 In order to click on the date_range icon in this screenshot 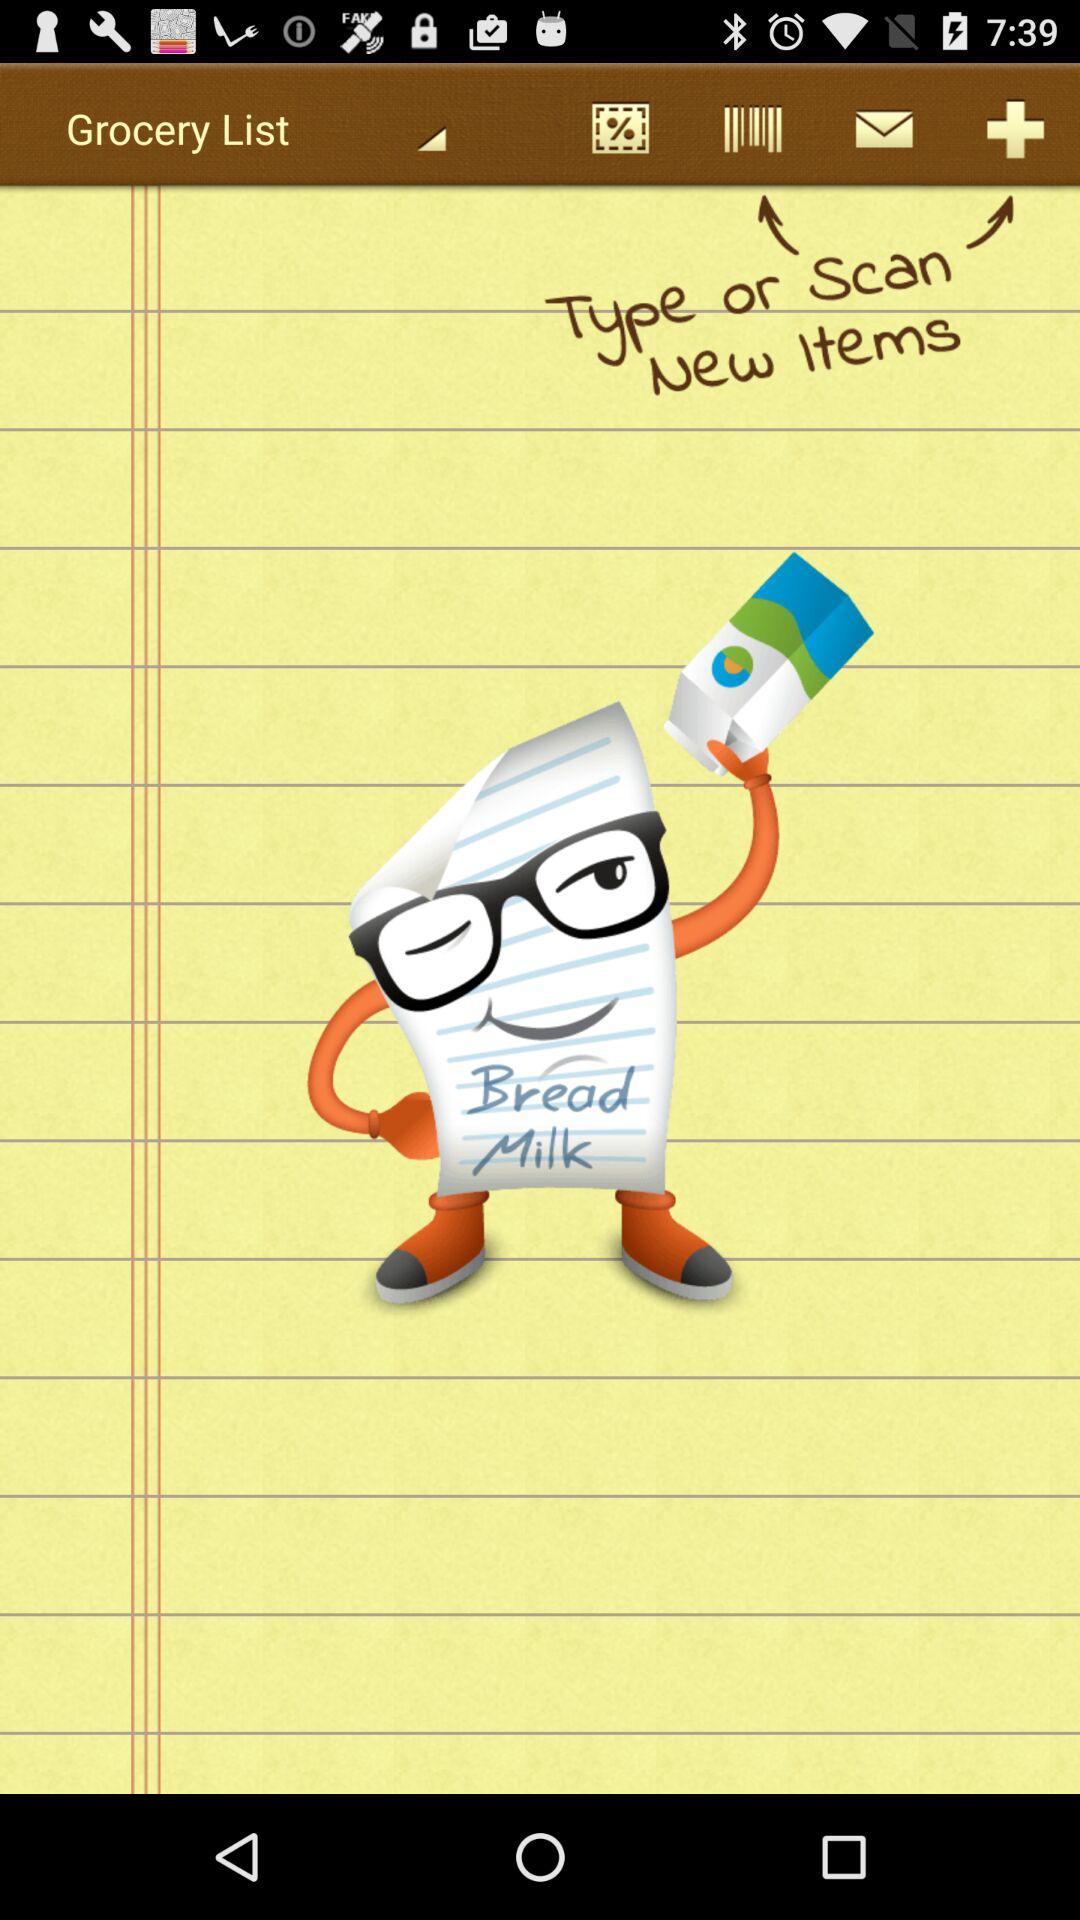, I will do `click(619, 136)`.